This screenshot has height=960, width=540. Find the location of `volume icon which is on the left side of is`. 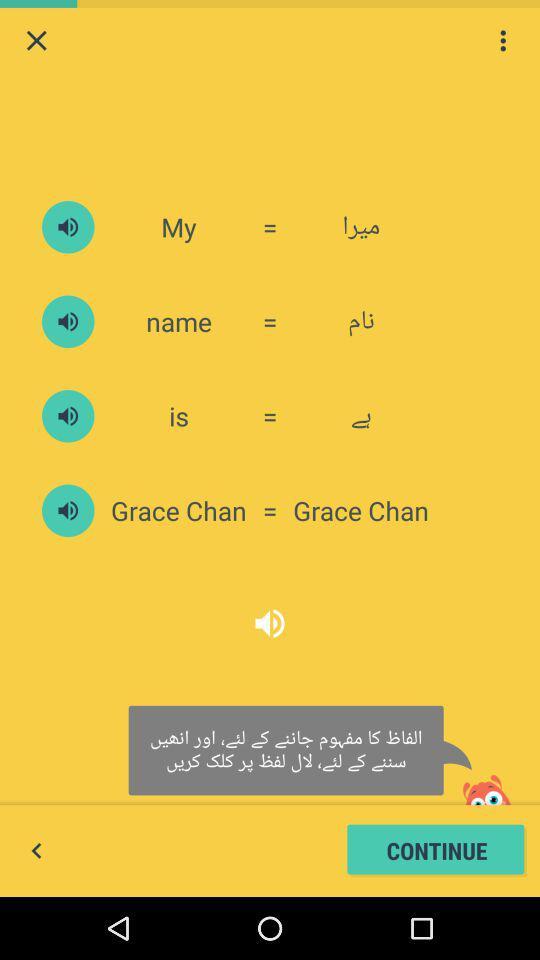

volume icon which is on the left side of is is located at coordinates (67, 415).